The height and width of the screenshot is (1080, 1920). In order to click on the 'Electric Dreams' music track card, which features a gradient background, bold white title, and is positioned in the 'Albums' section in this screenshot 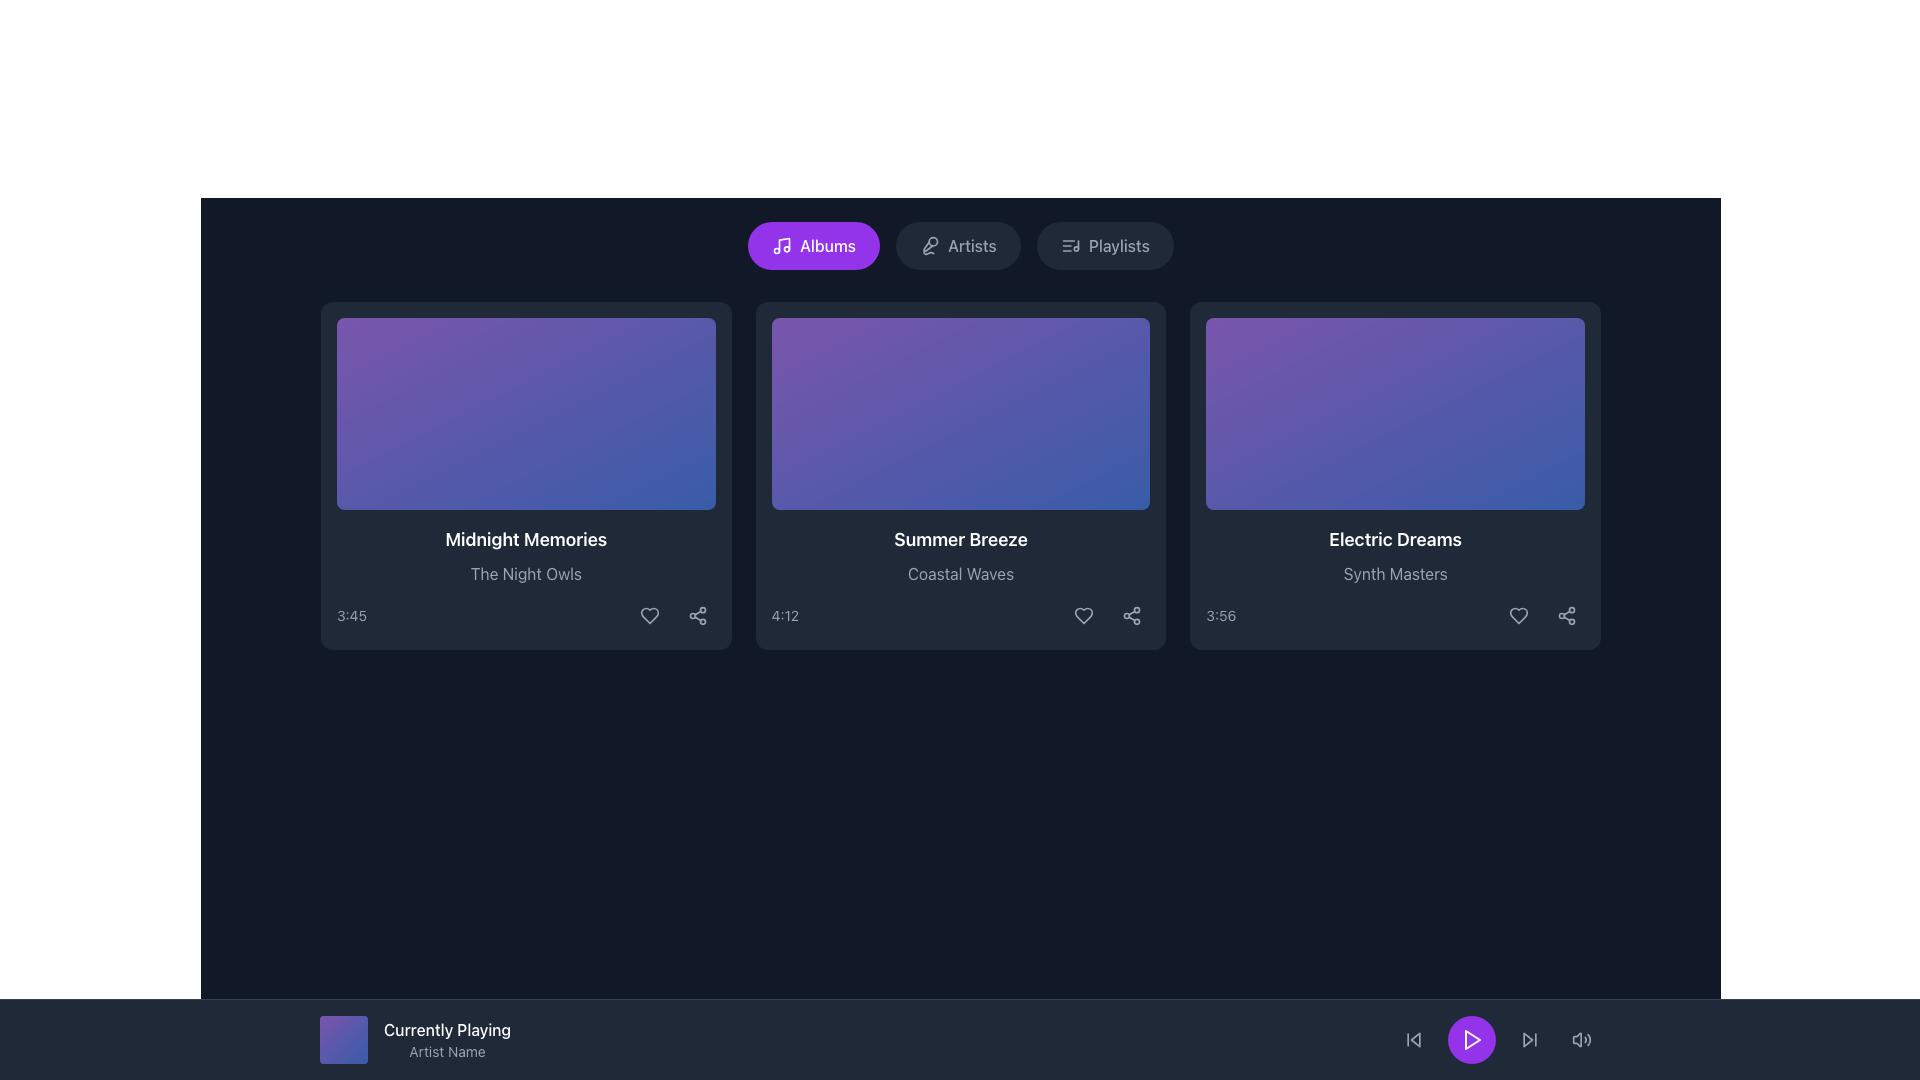, I will do `click(1394, 475)`.